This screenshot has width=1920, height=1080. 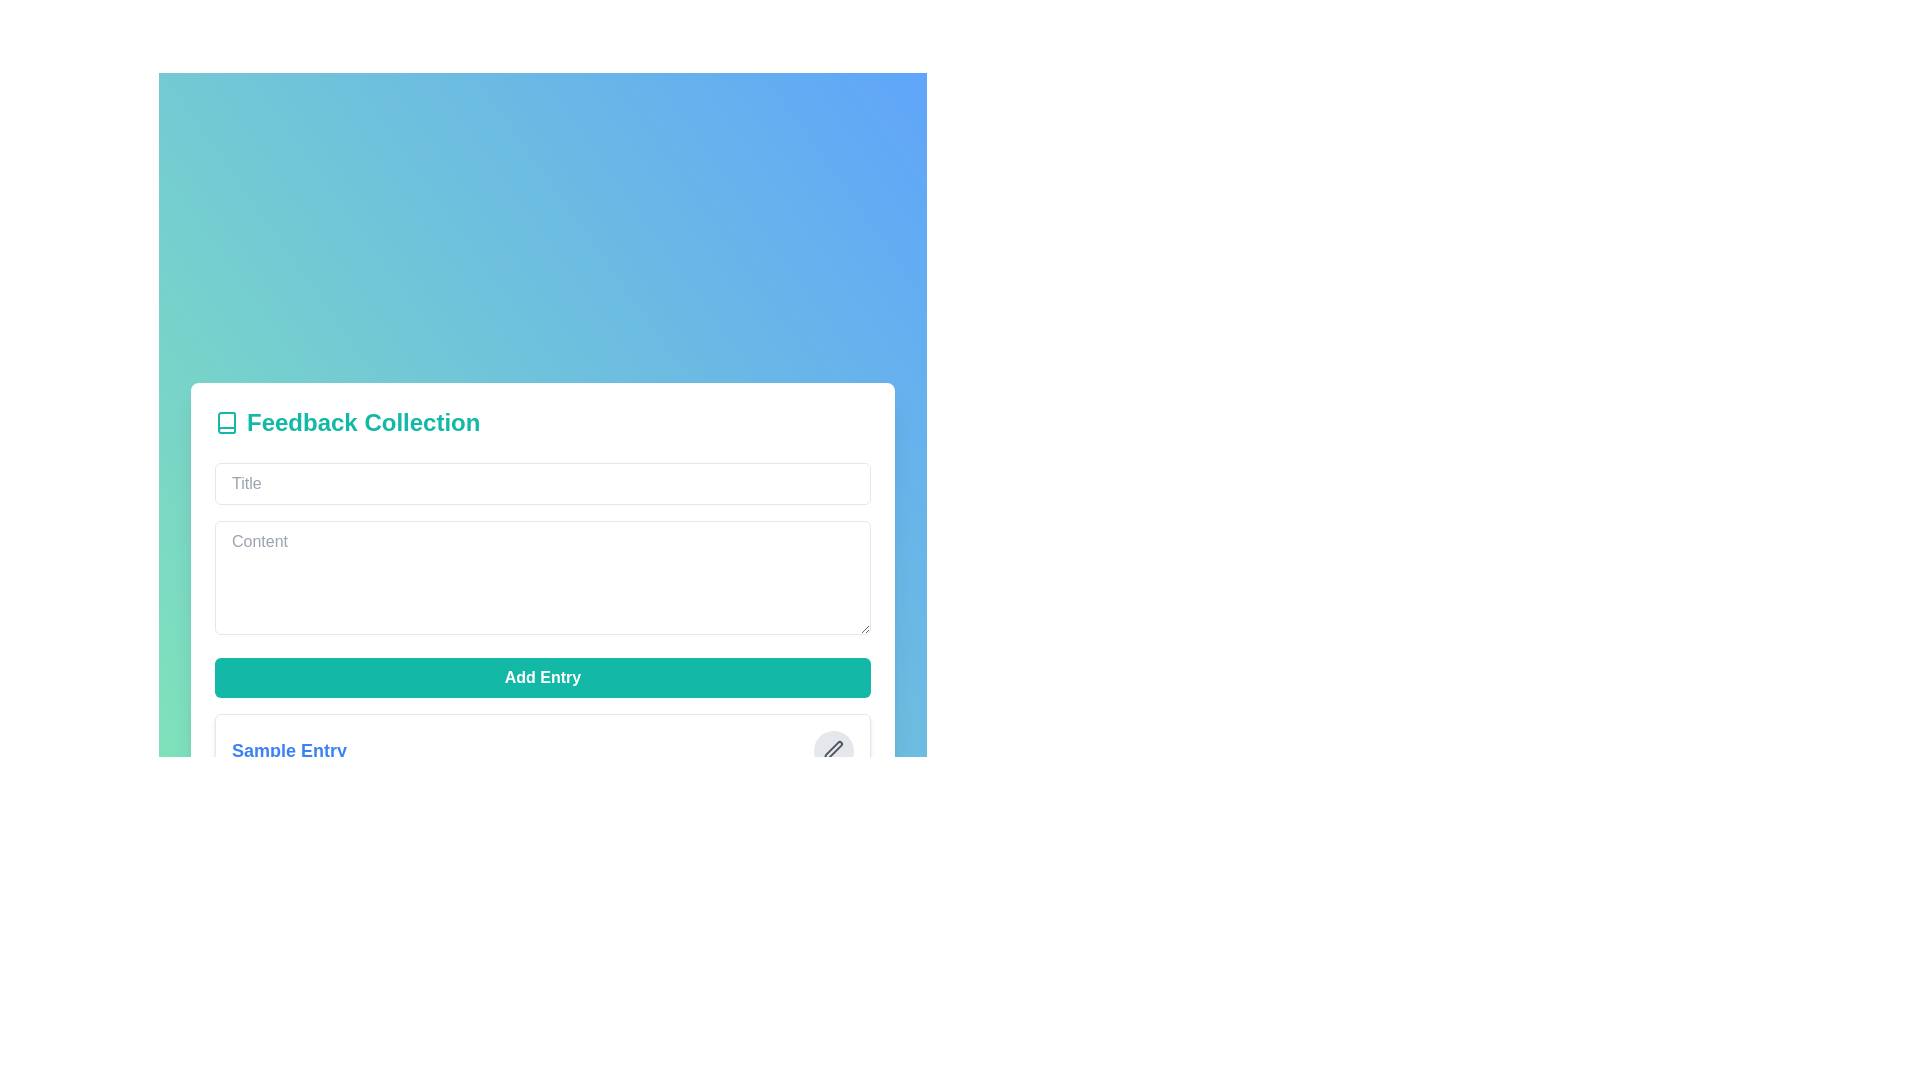 I want to click on the icon button located to the right of the 'Sample Entry' label, so click(x=834, y=749).